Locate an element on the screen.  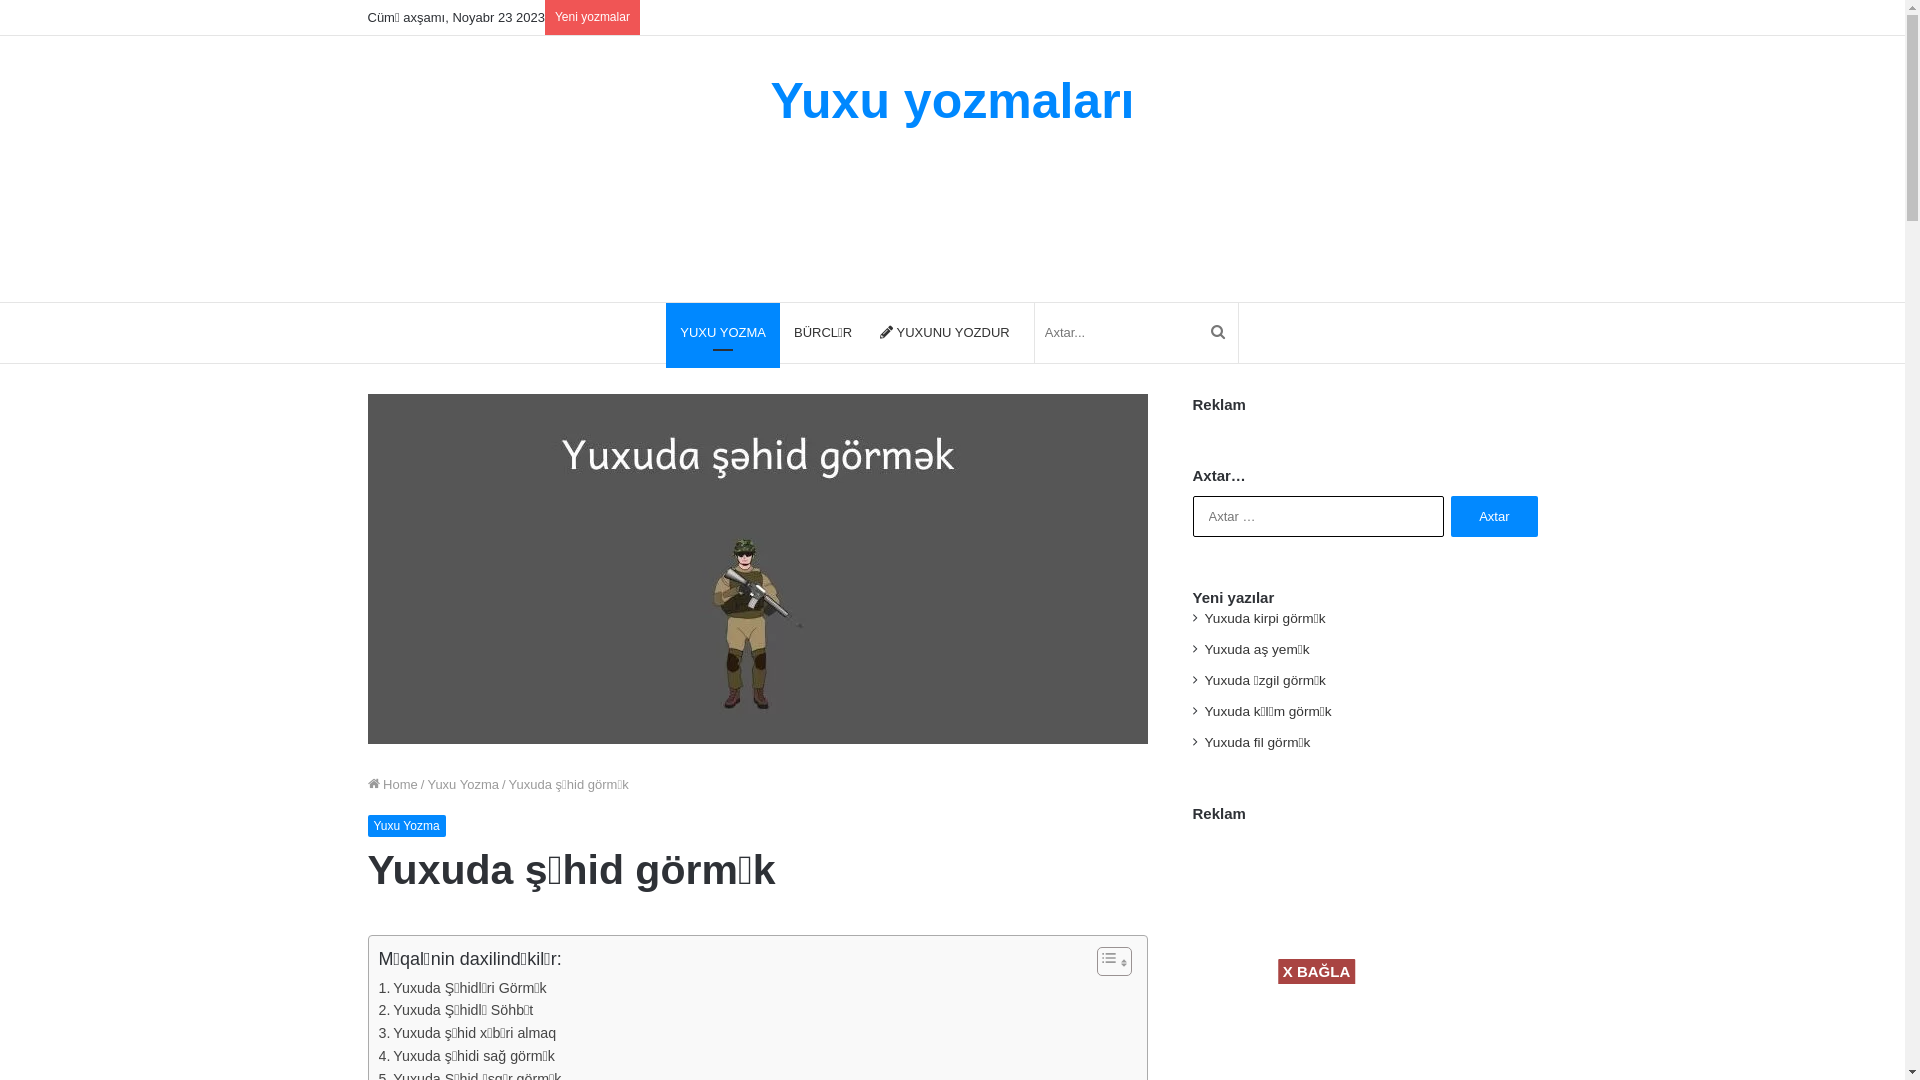
'YUXUNU YOZDUR' is located at coordinates (865, 331).